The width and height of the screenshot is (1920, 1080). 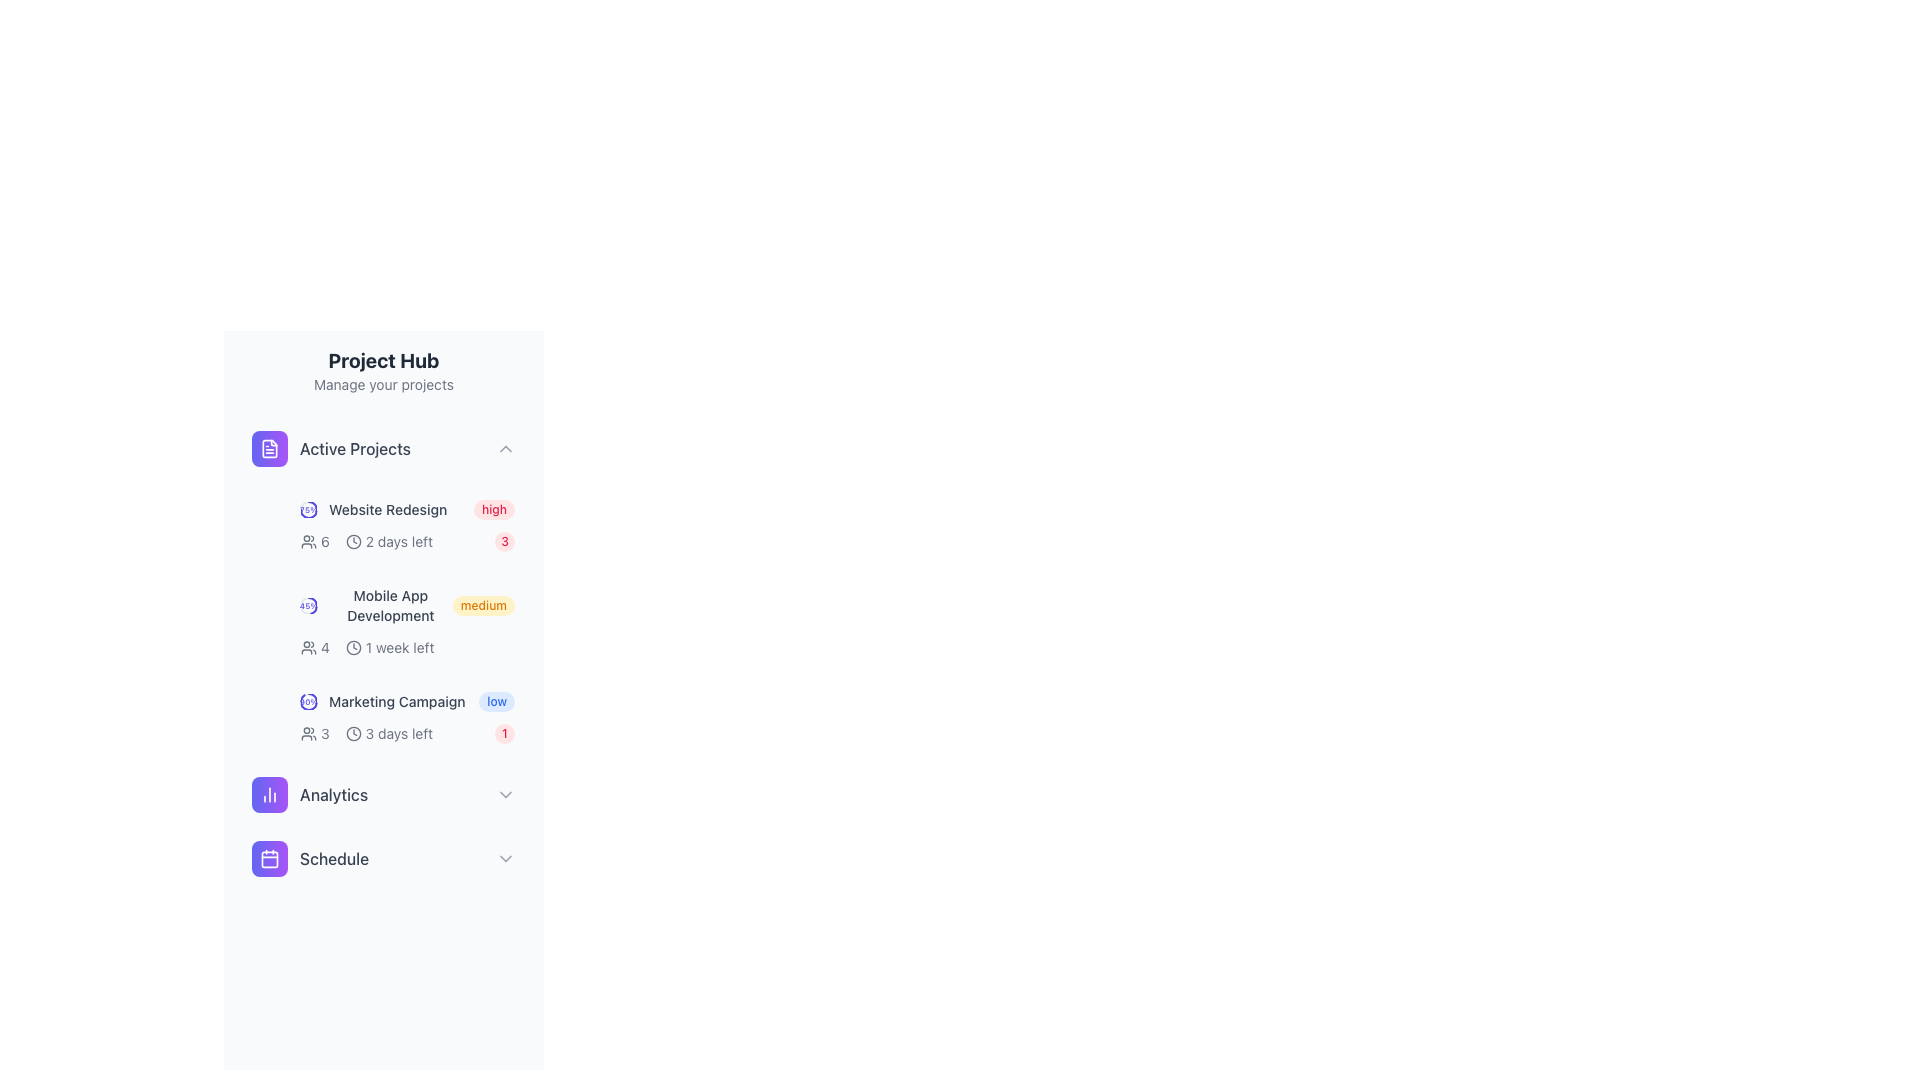 What do you see at coordinates (384, 858) in the screenshot?
I see `the interactive navigation button for the scheduling feature located at the bottom of the 'Project Hub' list, below 'Analytics'` at bounding box center [384, 858].